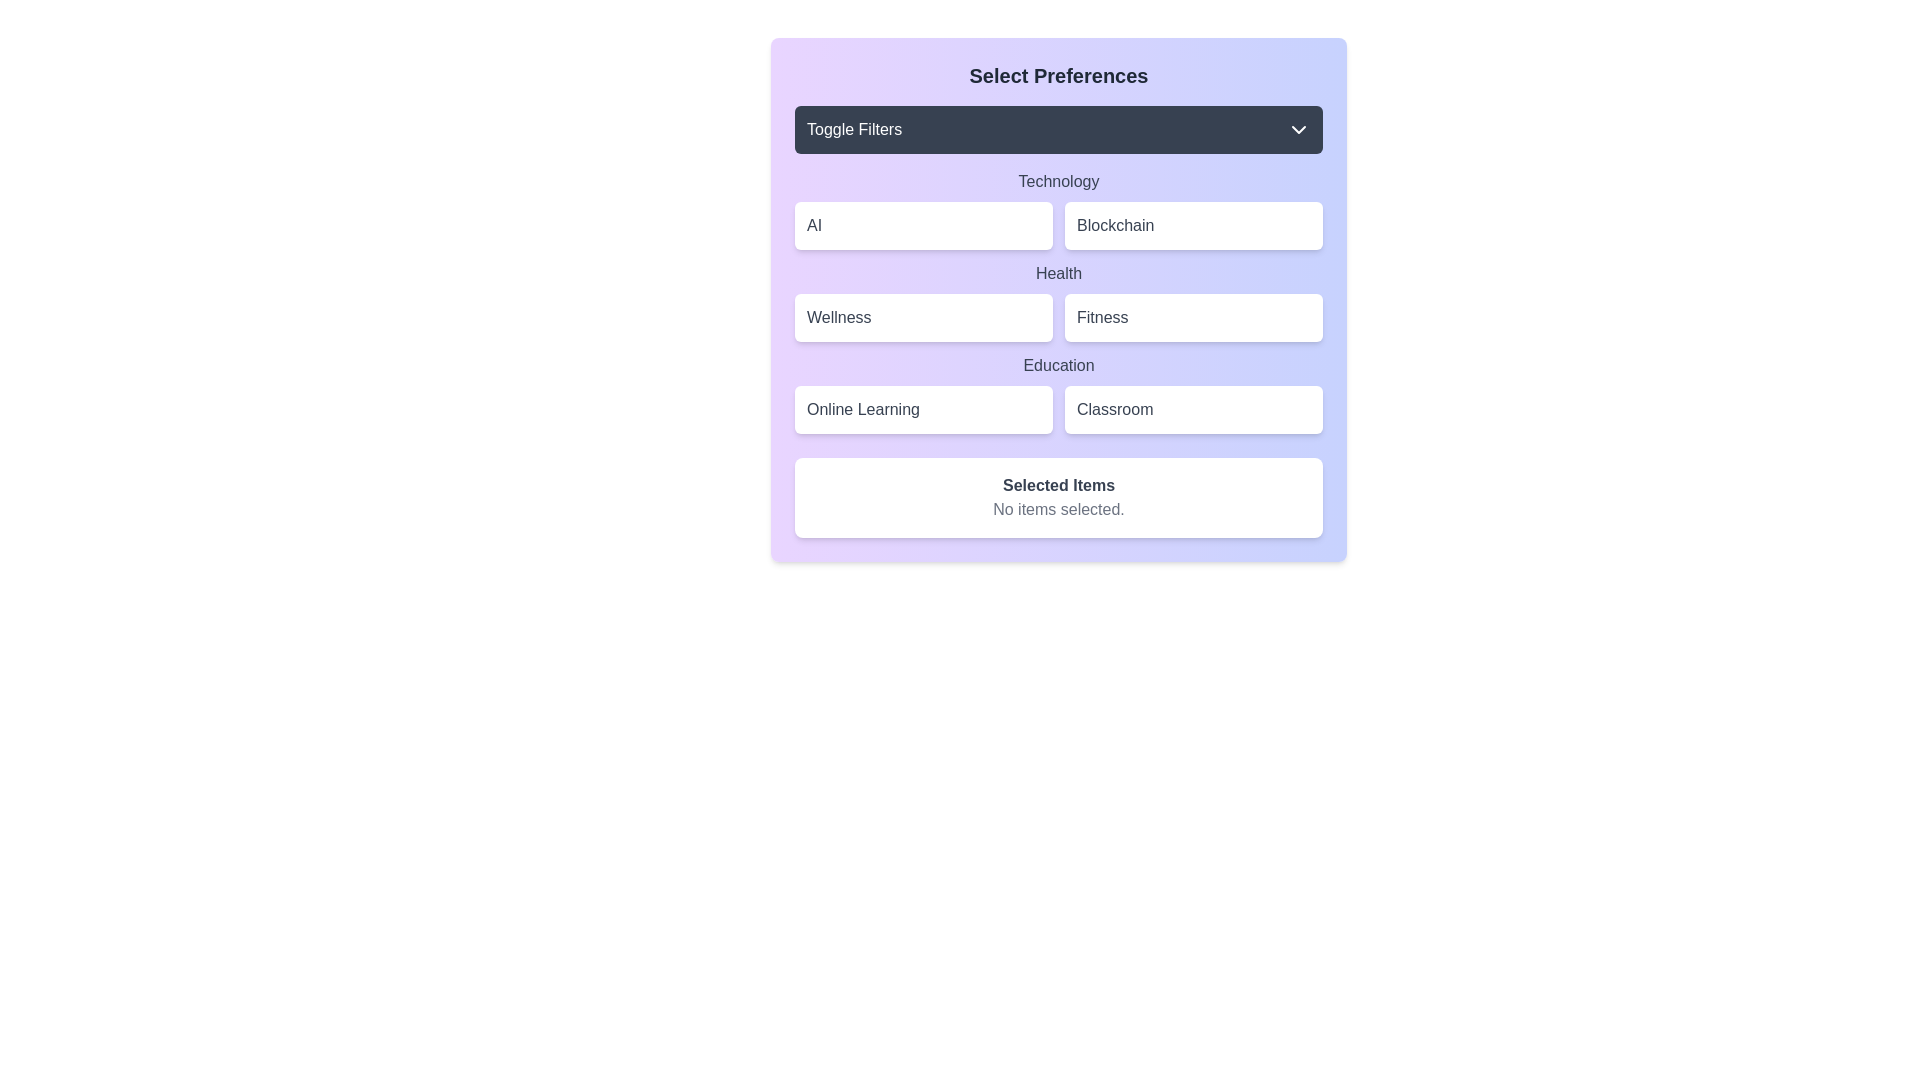 This screenshot has height=1080, width=1920. What do you see at coordinates (854, 130) in the screenshot?
I see `the text label that indicates the purpose of toggling filter options, located in the top-left corner of a dark header area, aligned to the left and preceding a chevron icon` at bounding box center [854, 130].